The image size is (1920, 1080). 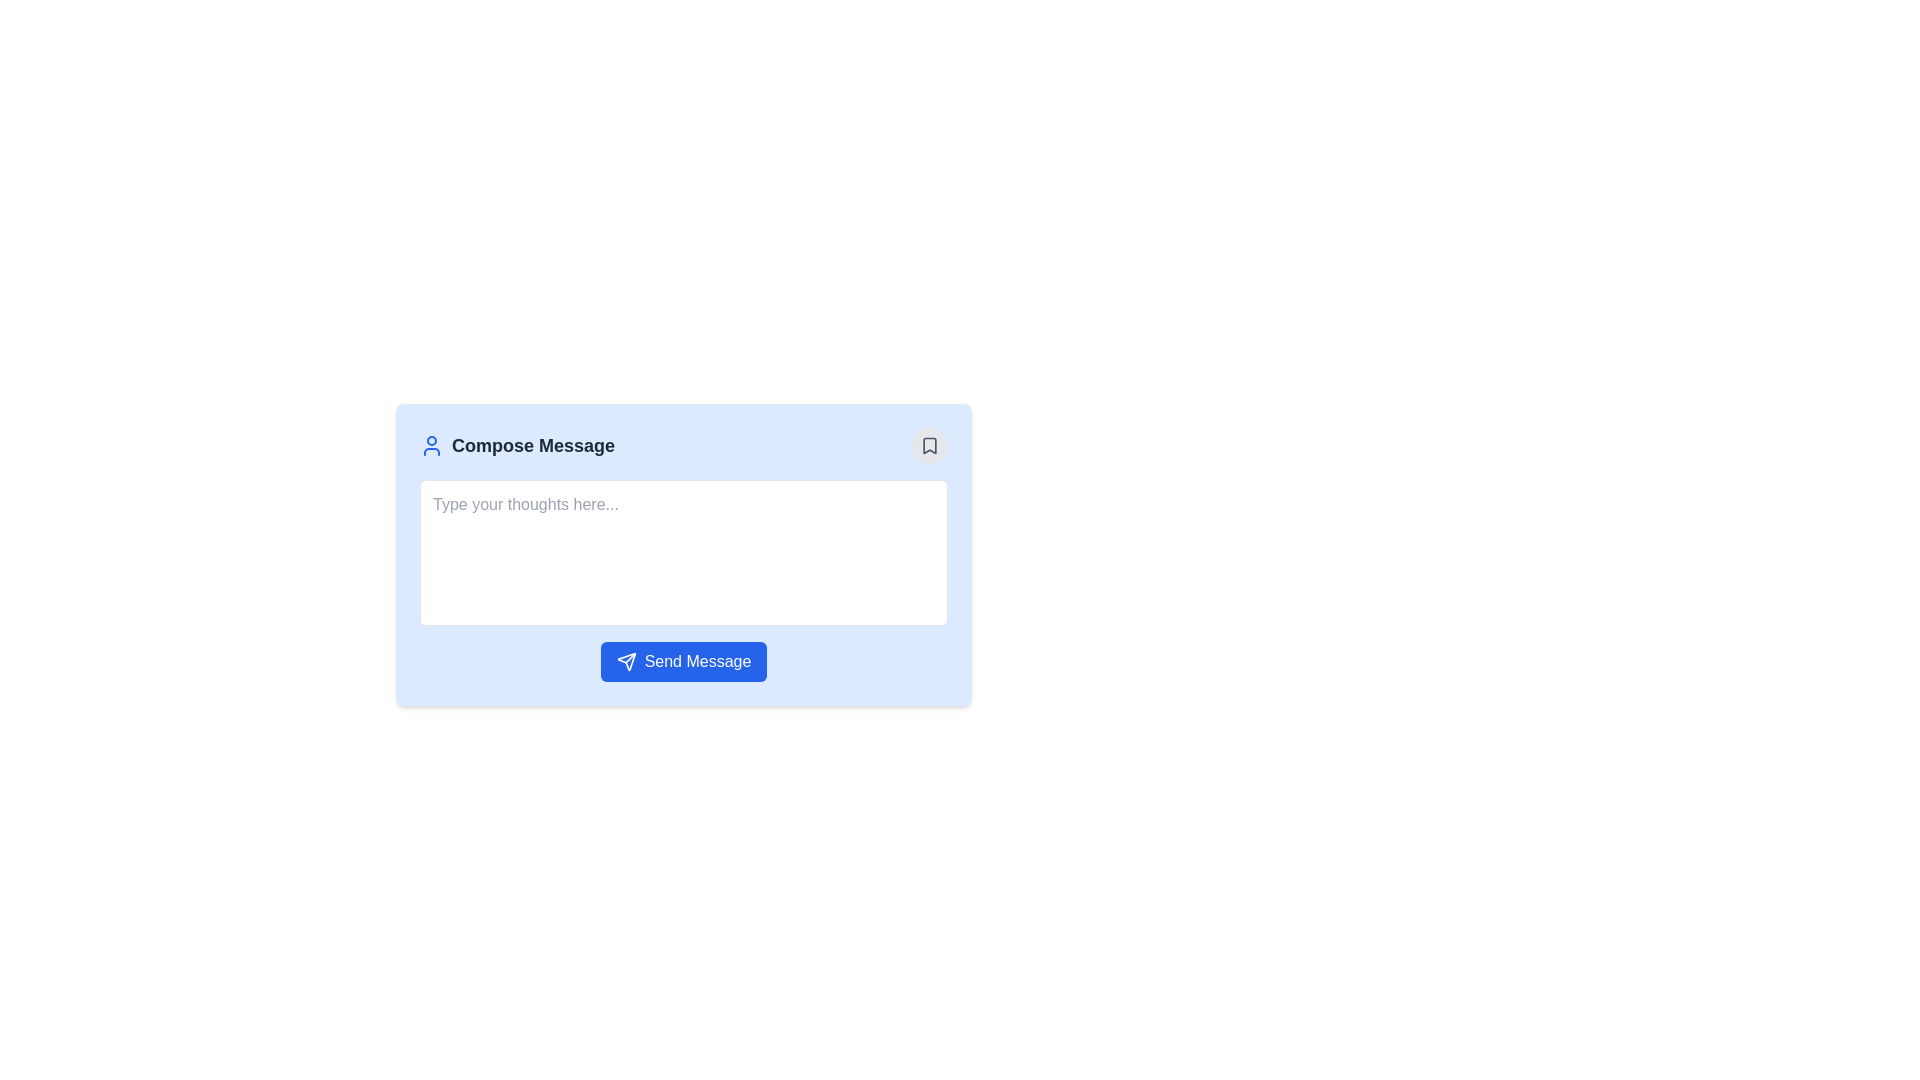 What do you see at coordinates (533, 445) in the screenshot?
I see `the 'Compose Message' text label, which is styled in bold and large dark gray font and positioned above the text input area` at bounding box center [533, 445].